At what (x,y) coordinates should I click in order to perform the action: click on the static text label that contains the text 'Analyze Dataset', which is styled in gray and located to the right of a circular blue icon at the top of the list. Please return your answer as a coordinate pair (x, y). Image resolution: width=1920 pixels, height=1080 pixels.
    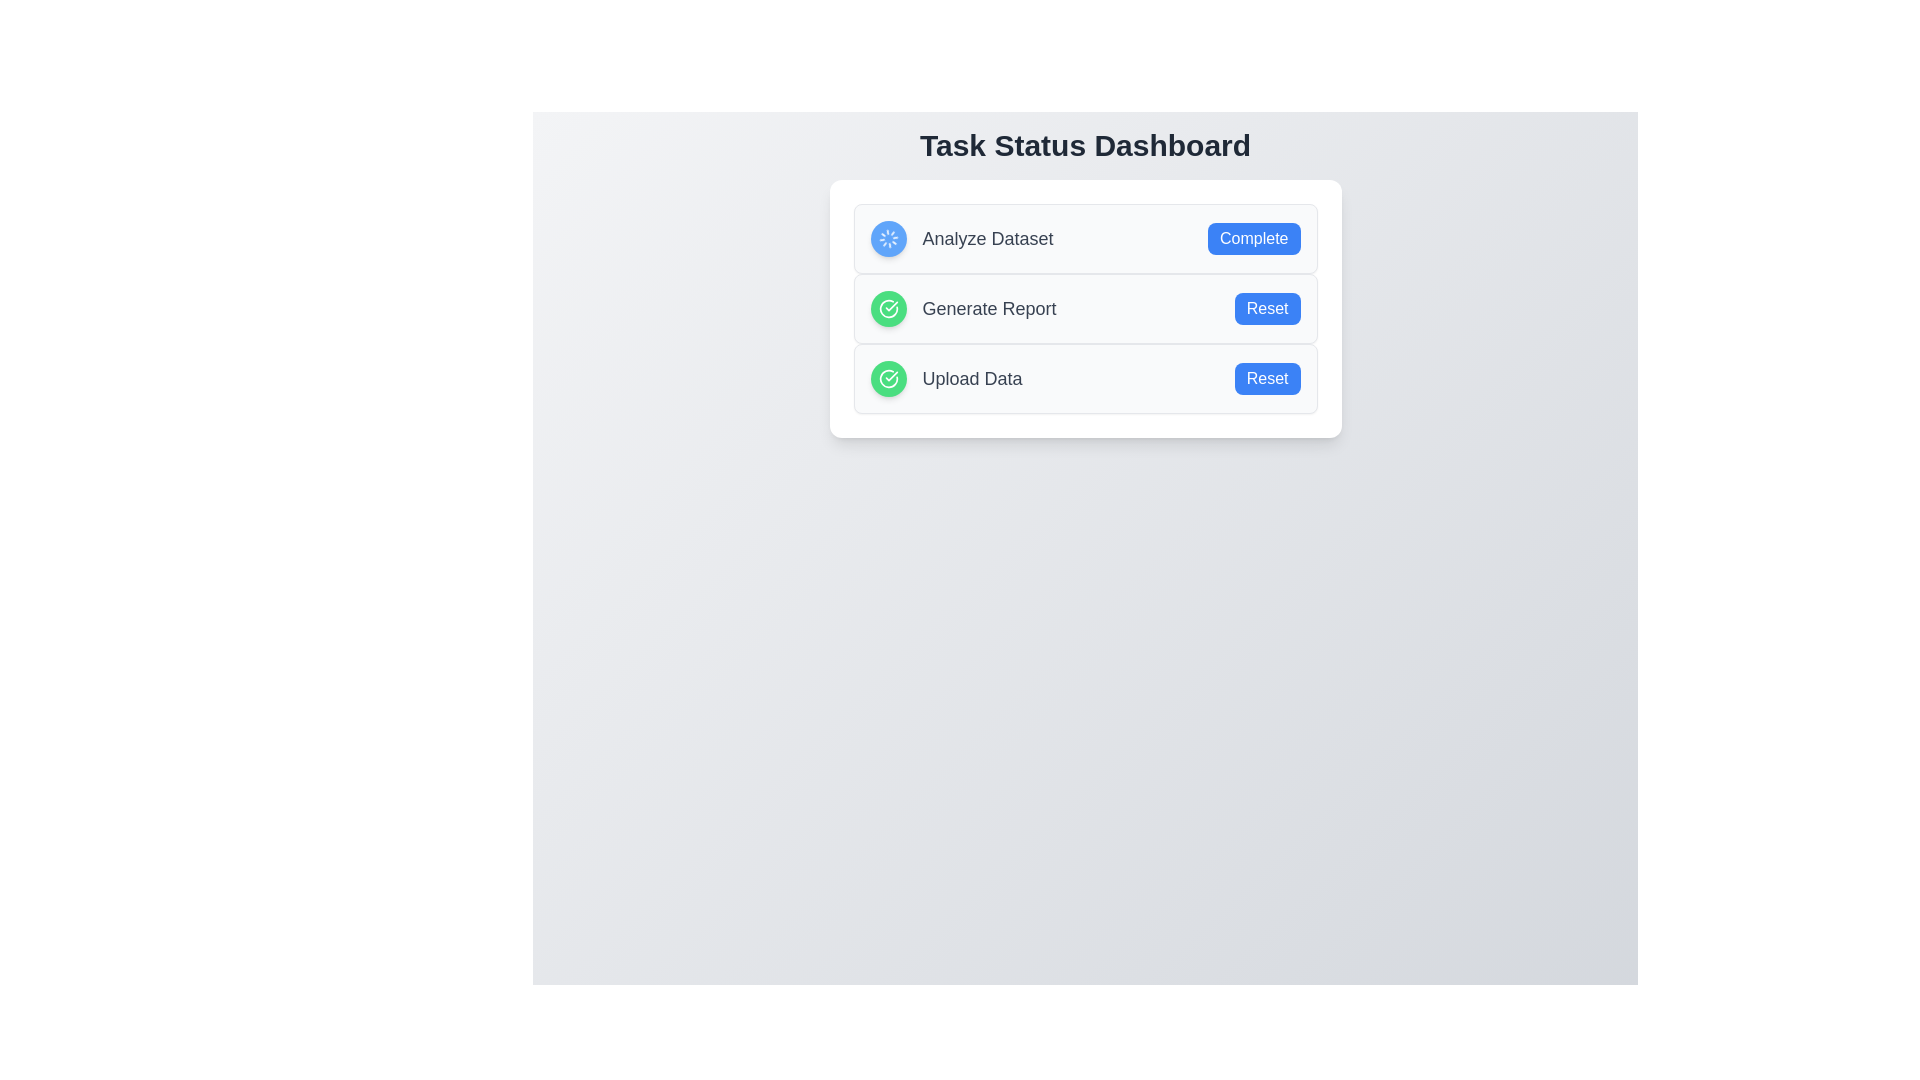
    Looking at the image, I should click on (988, 238).